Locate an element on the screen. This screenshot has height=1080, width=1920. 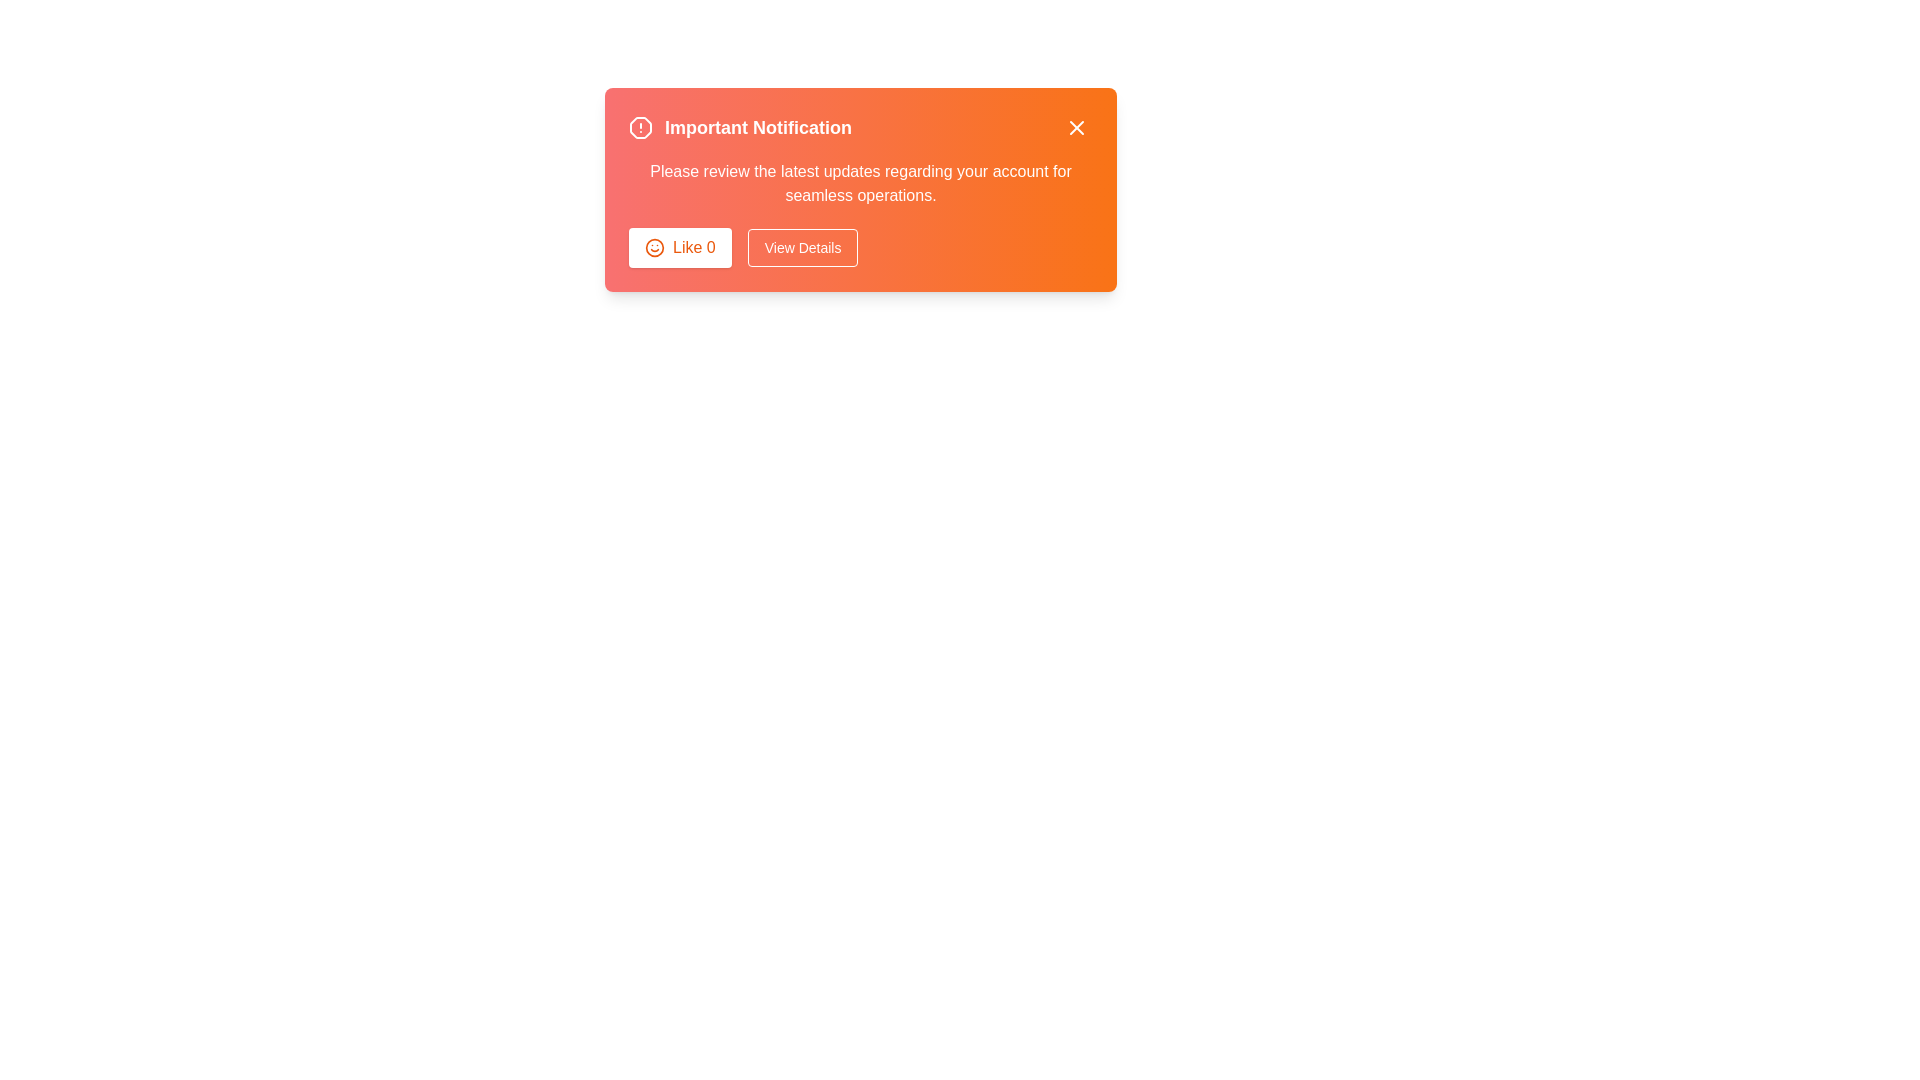
the 'Like' button to increase the like count is located at coordinates (680, 246).